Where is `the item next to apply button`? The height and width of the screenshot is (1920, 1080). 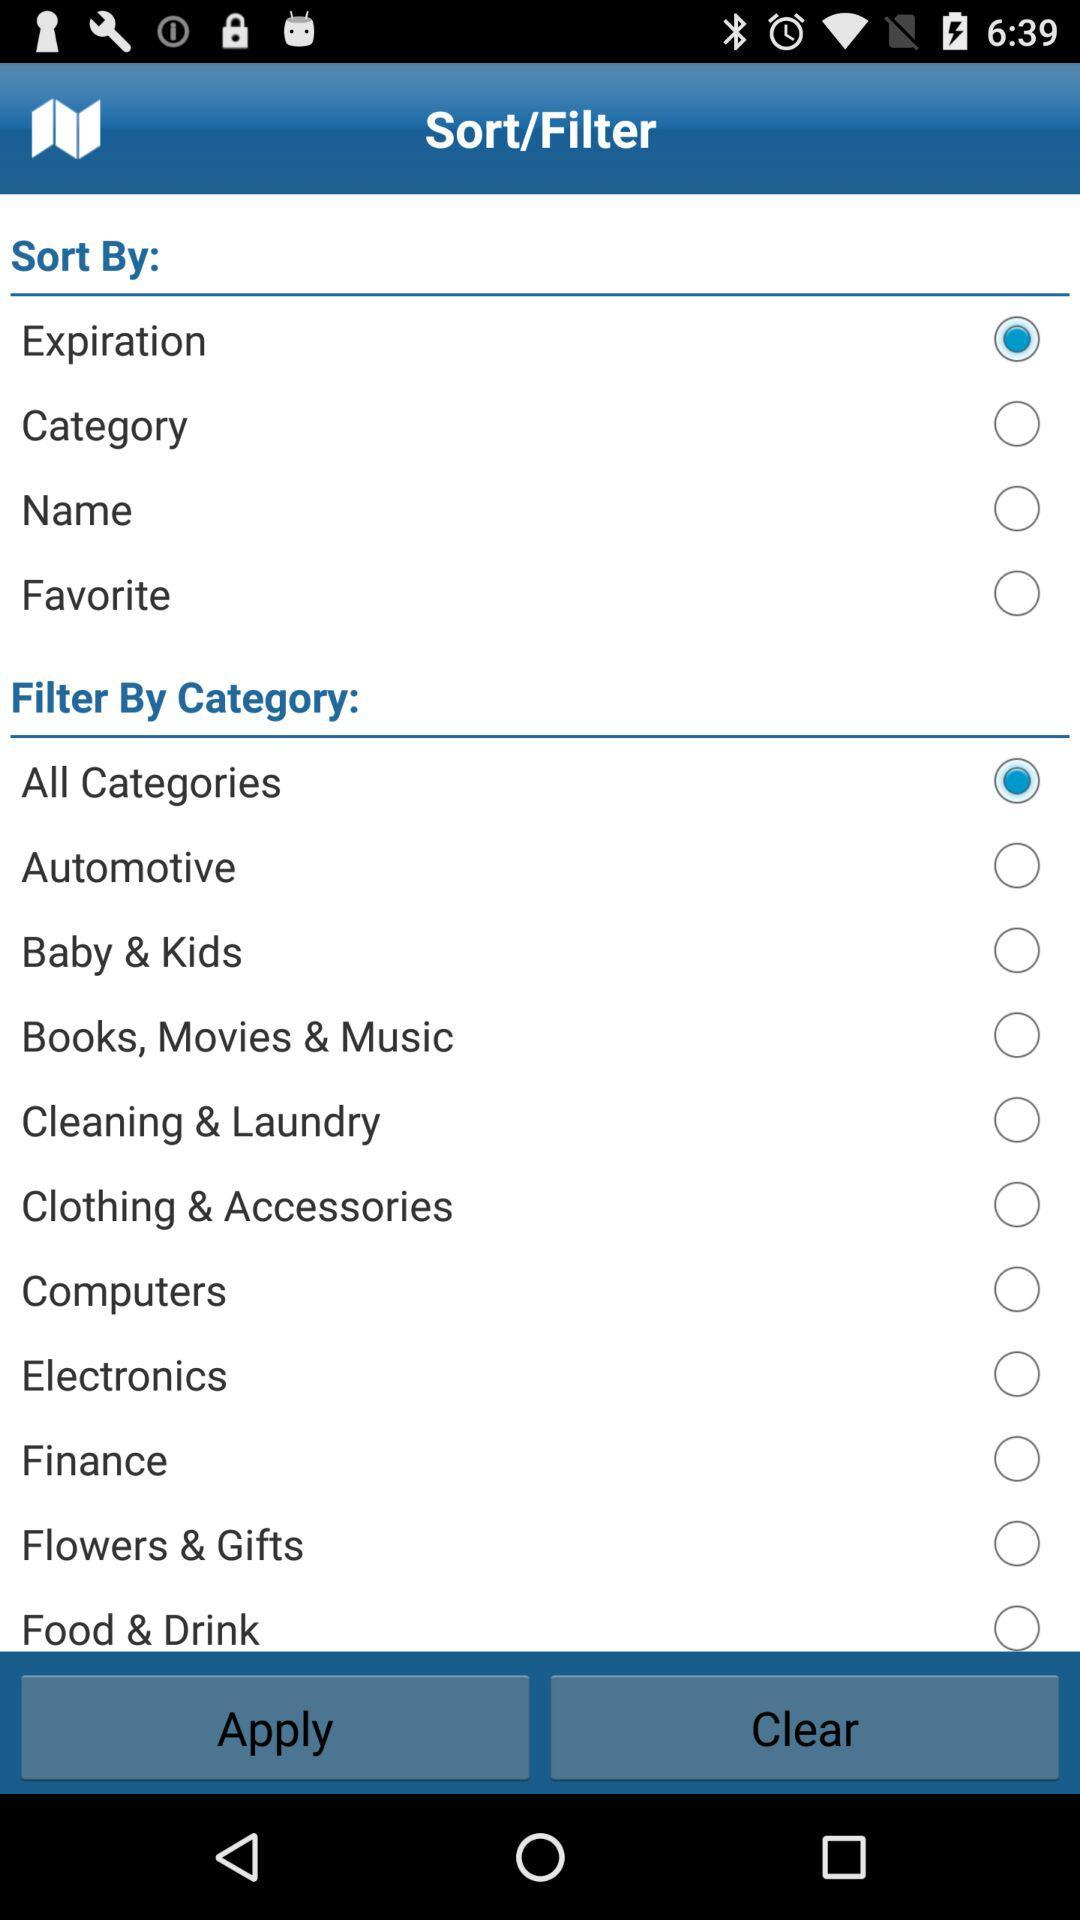
the item next to apply button is located at coordinates (803, 1727).